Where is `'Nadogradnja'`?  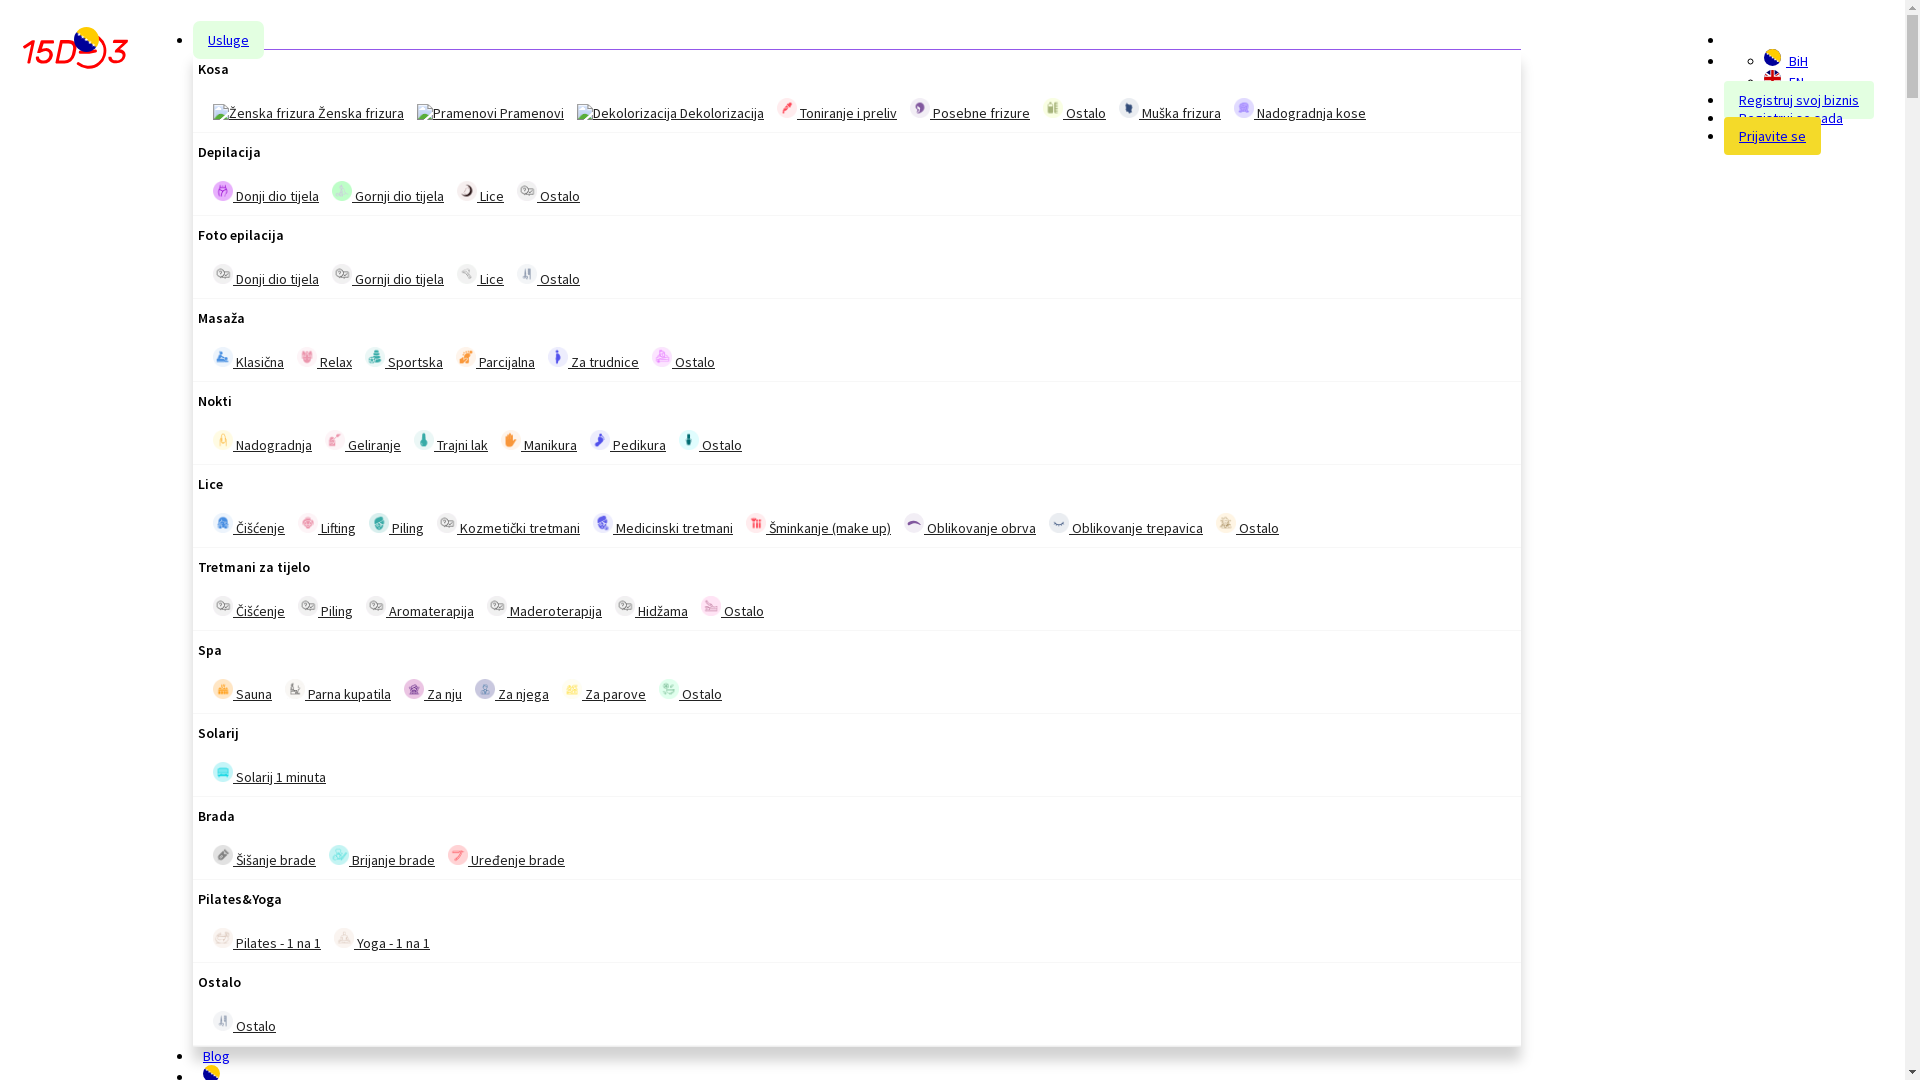 'Nadogradnja' is located at coordinates (261, 441).